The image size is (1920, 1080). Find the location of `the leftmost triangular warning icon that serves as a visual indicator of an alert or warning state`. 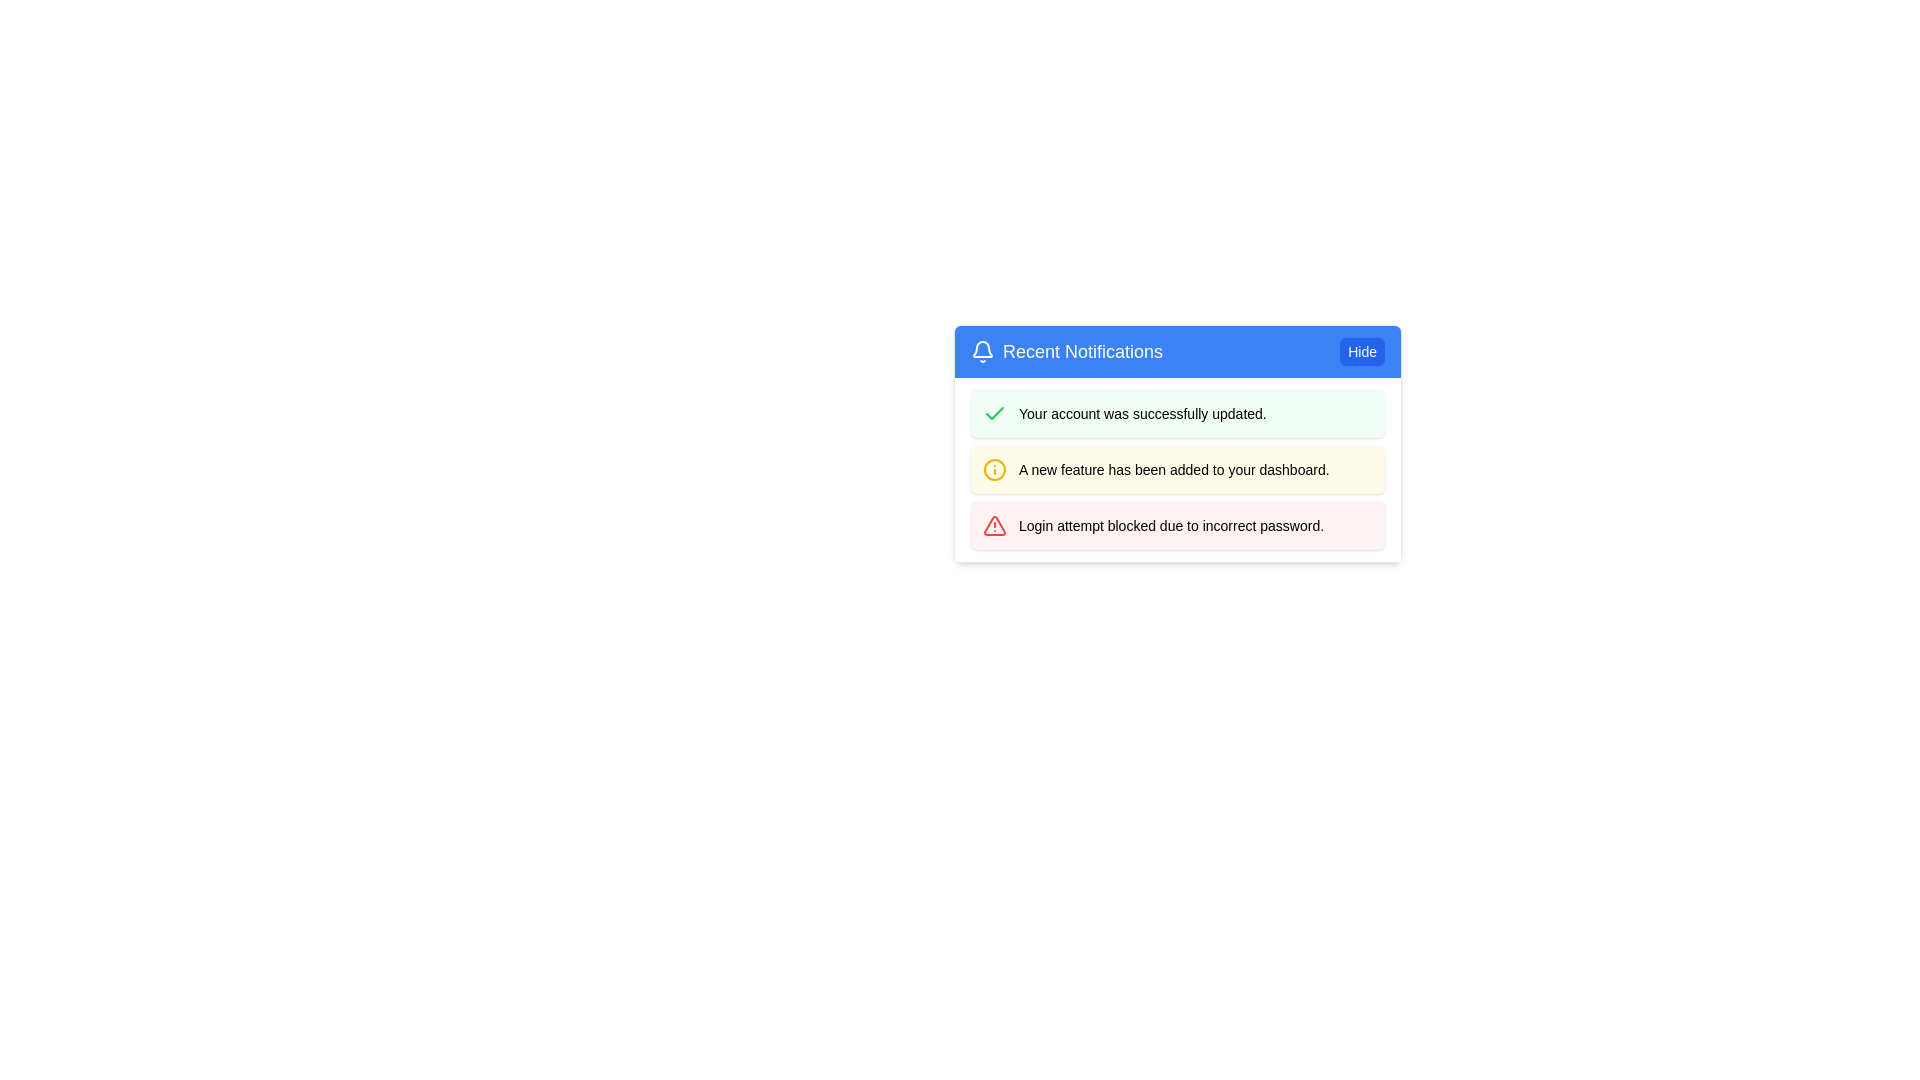

the leftmost triangular warning icon that serves as a visual indicator of an alert or warning state is located at coordinates (994, 524).